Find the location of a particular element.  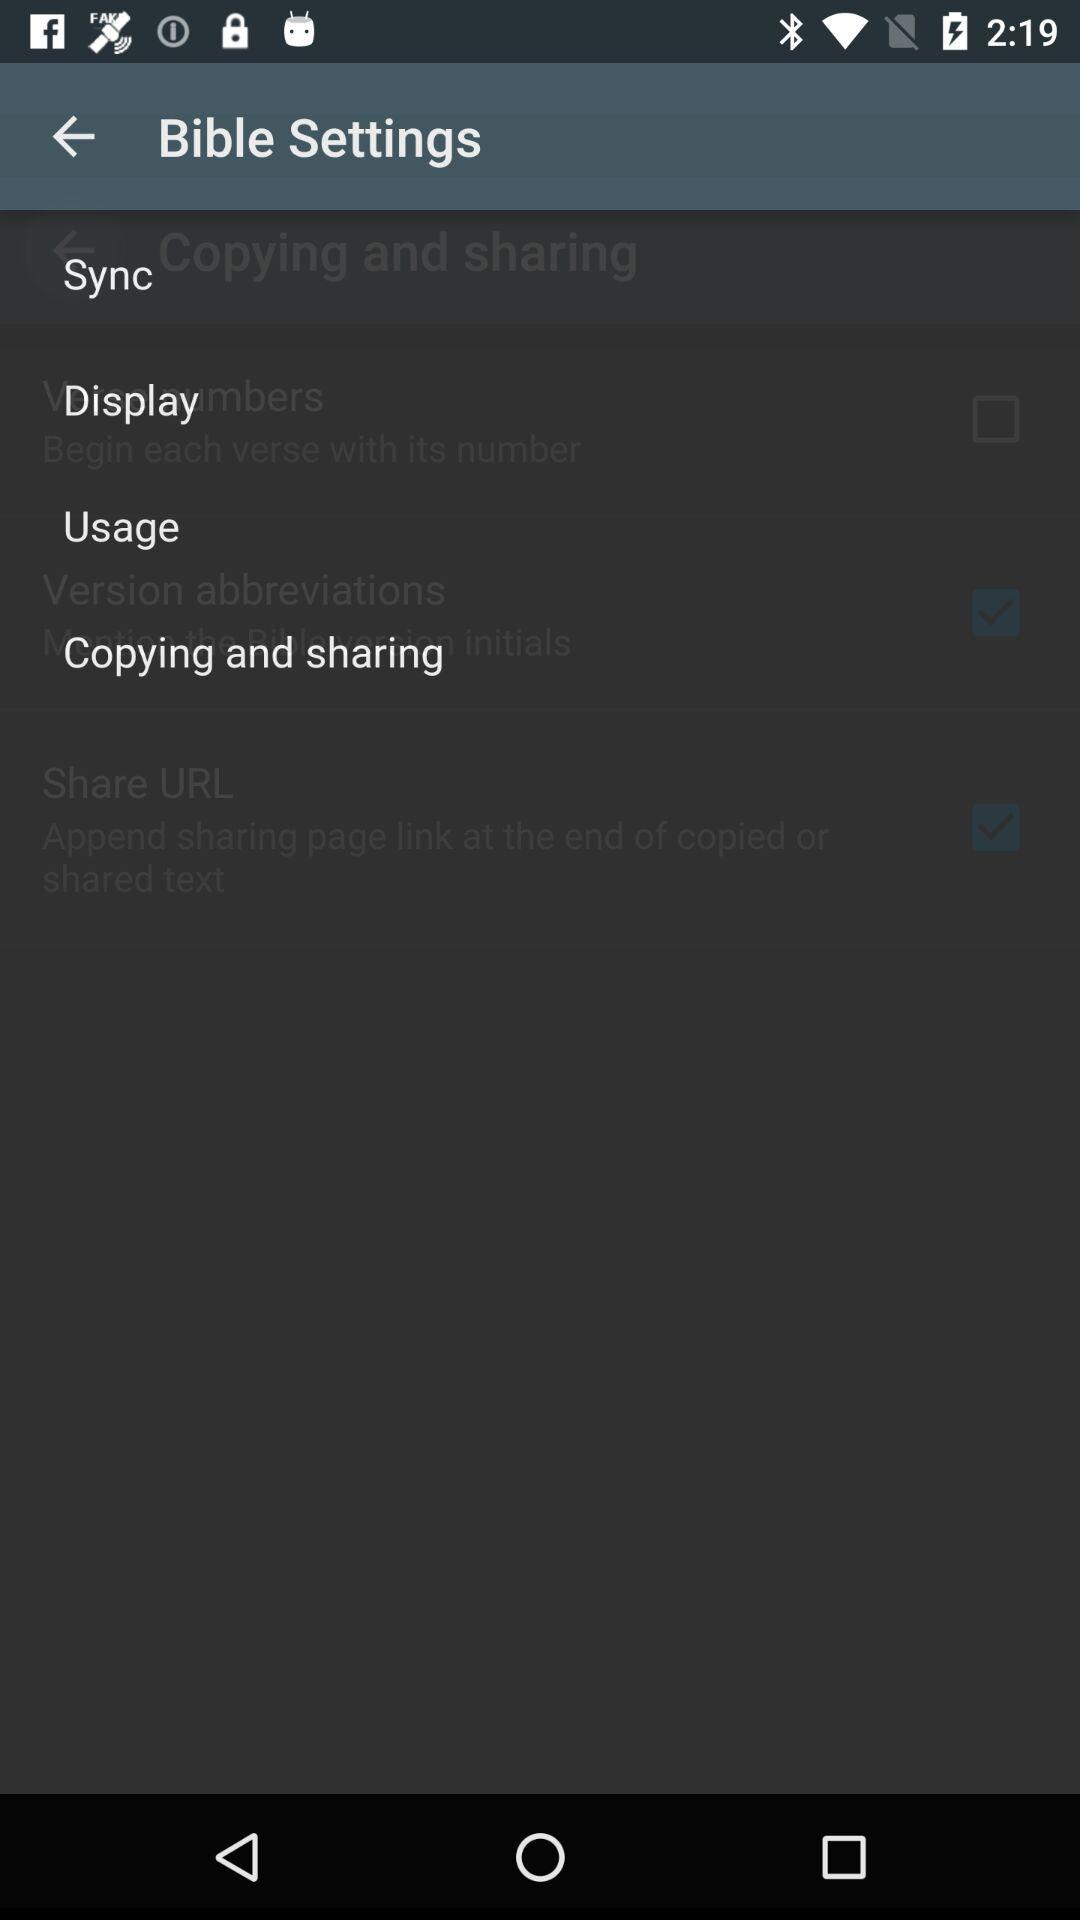

the item above the usage item is located at coordinates (131, 398).